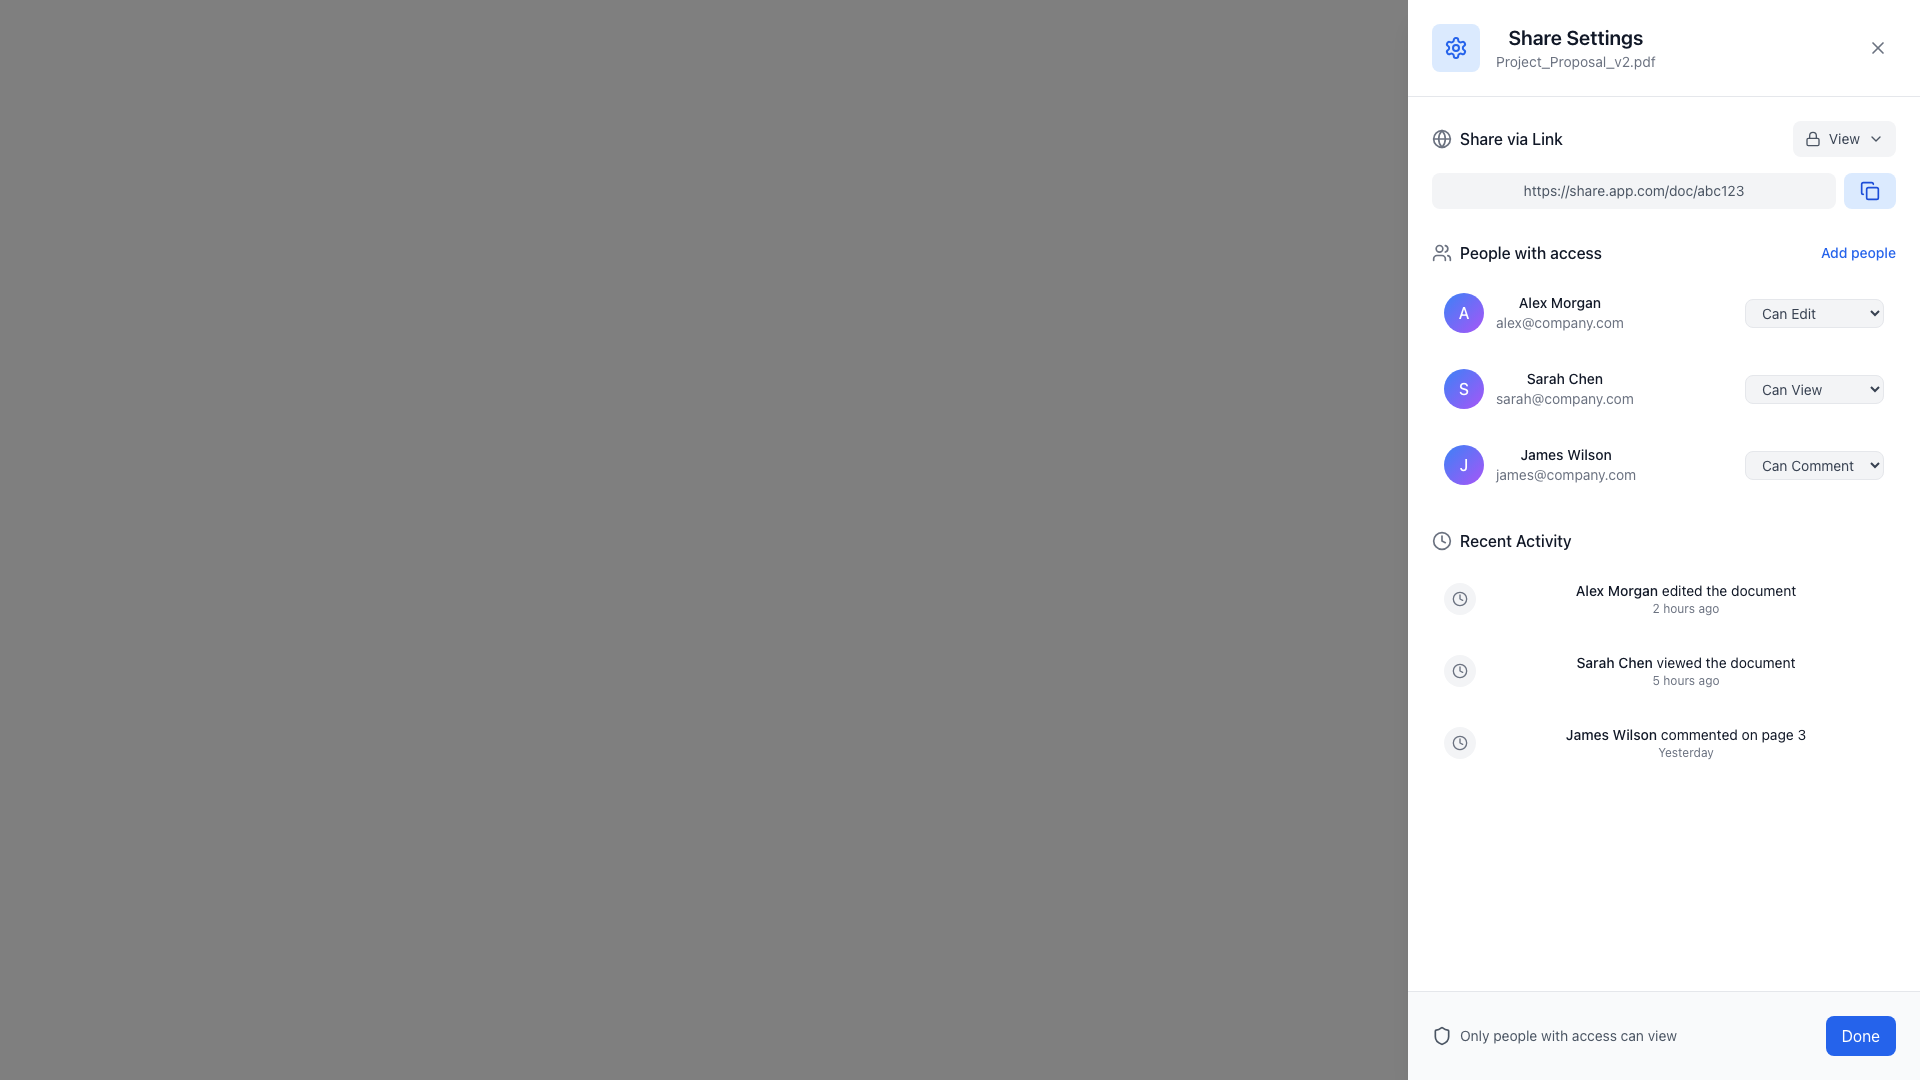  I want to click on the text display element that shows 'James Wilson commented on page 3' in the 'Recent Activity' section, so click(1684, 735).